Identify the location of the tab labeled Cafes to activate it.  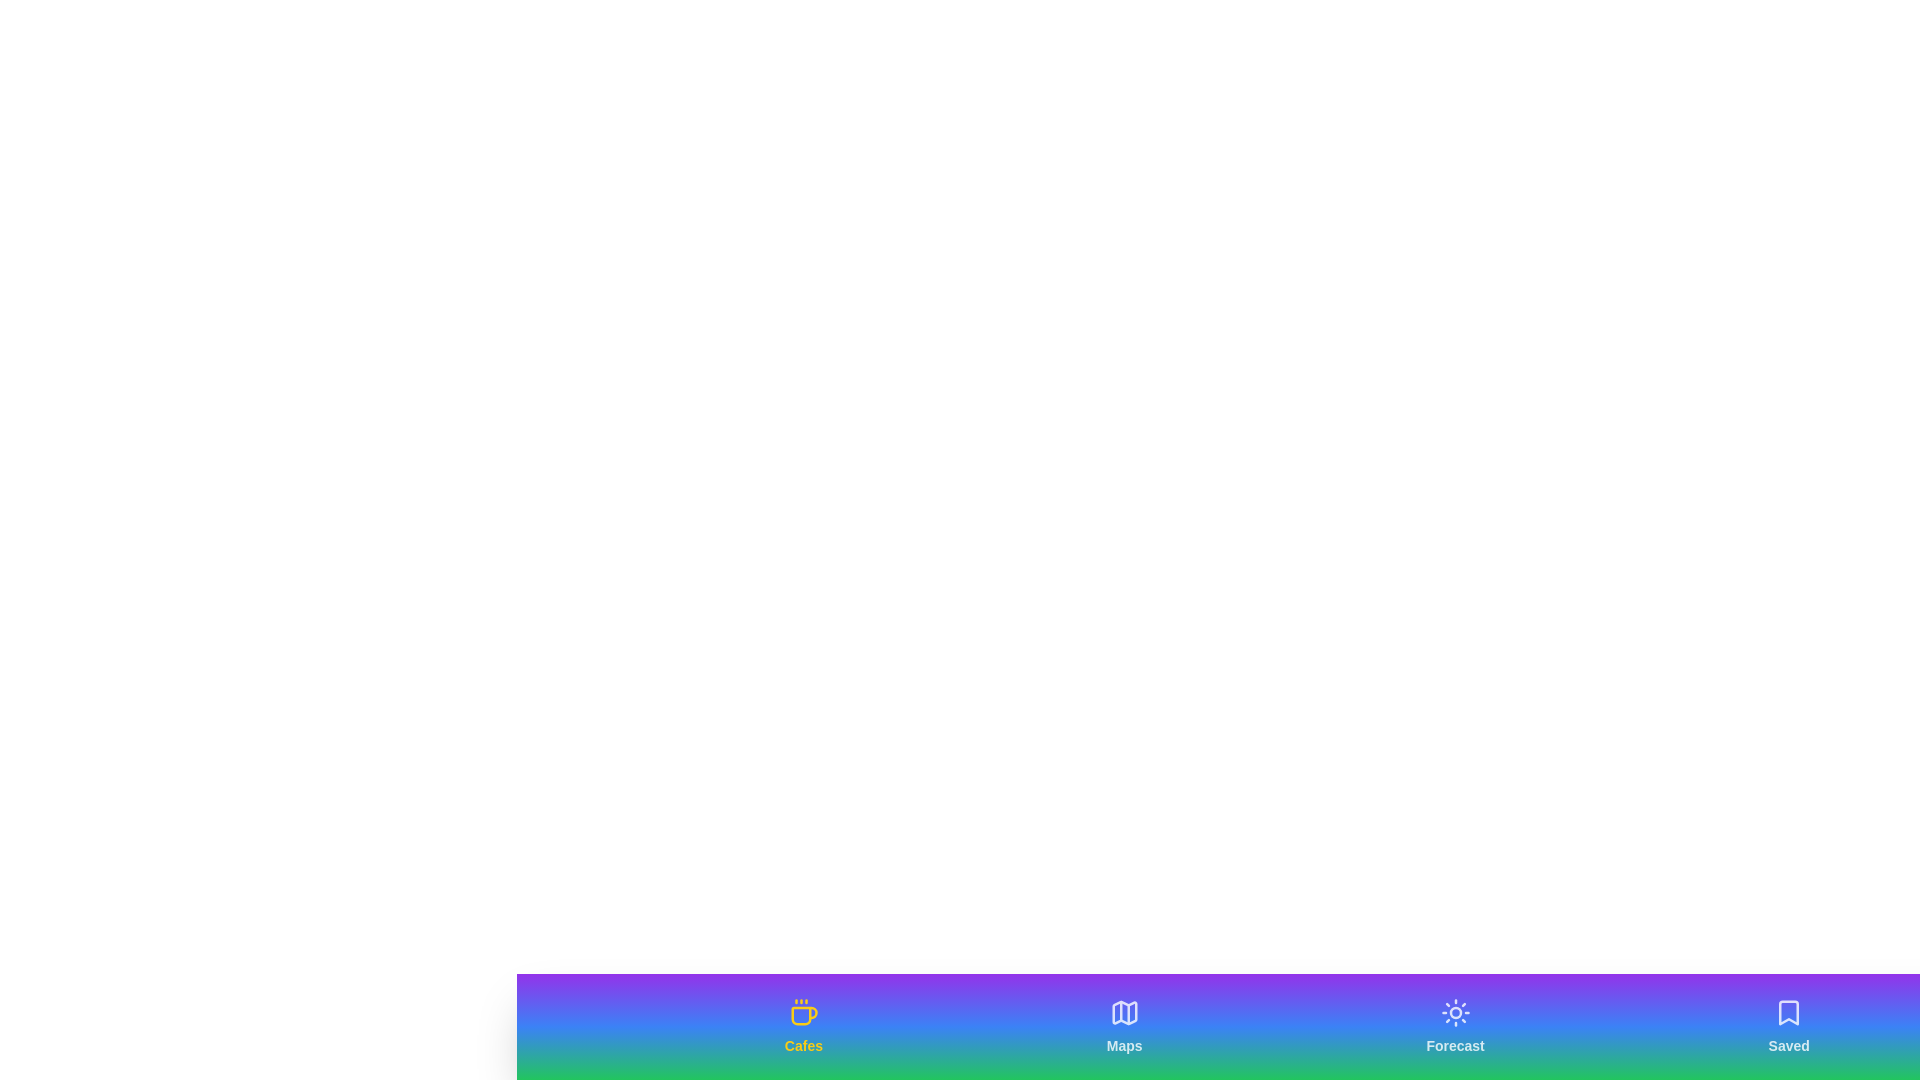
(803, 1026).